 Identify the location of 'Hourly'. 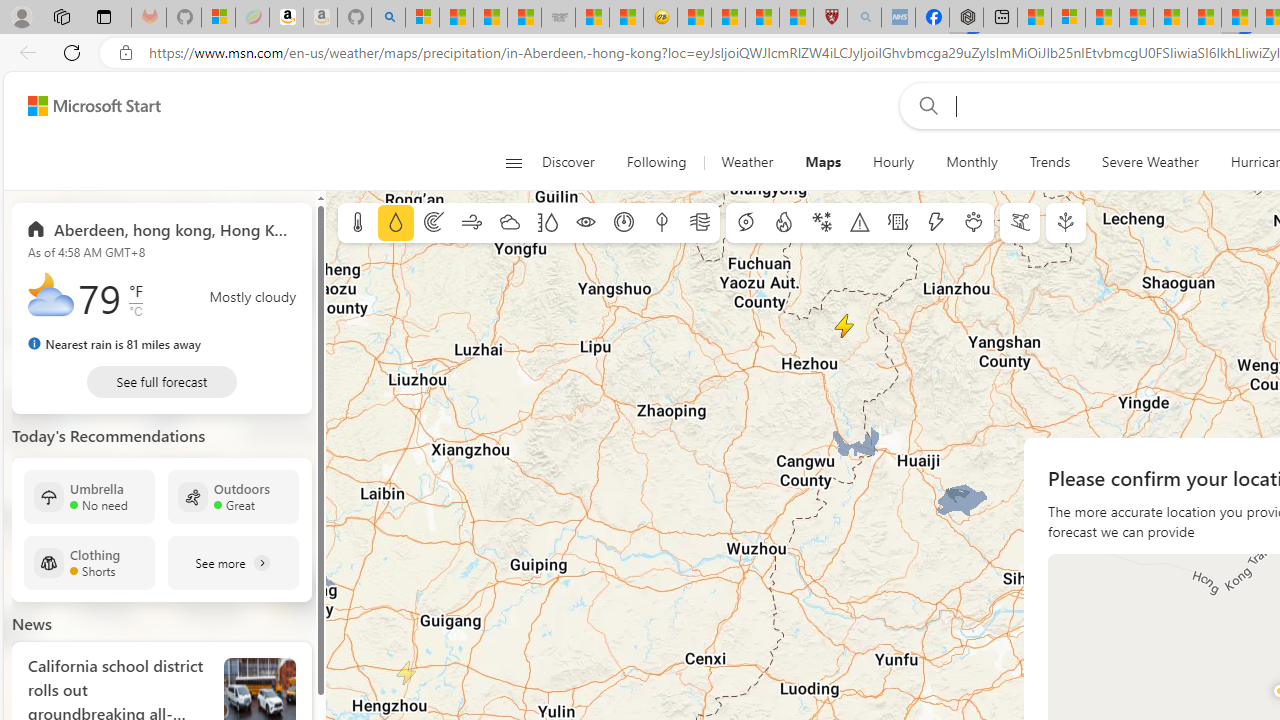
(893, 162).